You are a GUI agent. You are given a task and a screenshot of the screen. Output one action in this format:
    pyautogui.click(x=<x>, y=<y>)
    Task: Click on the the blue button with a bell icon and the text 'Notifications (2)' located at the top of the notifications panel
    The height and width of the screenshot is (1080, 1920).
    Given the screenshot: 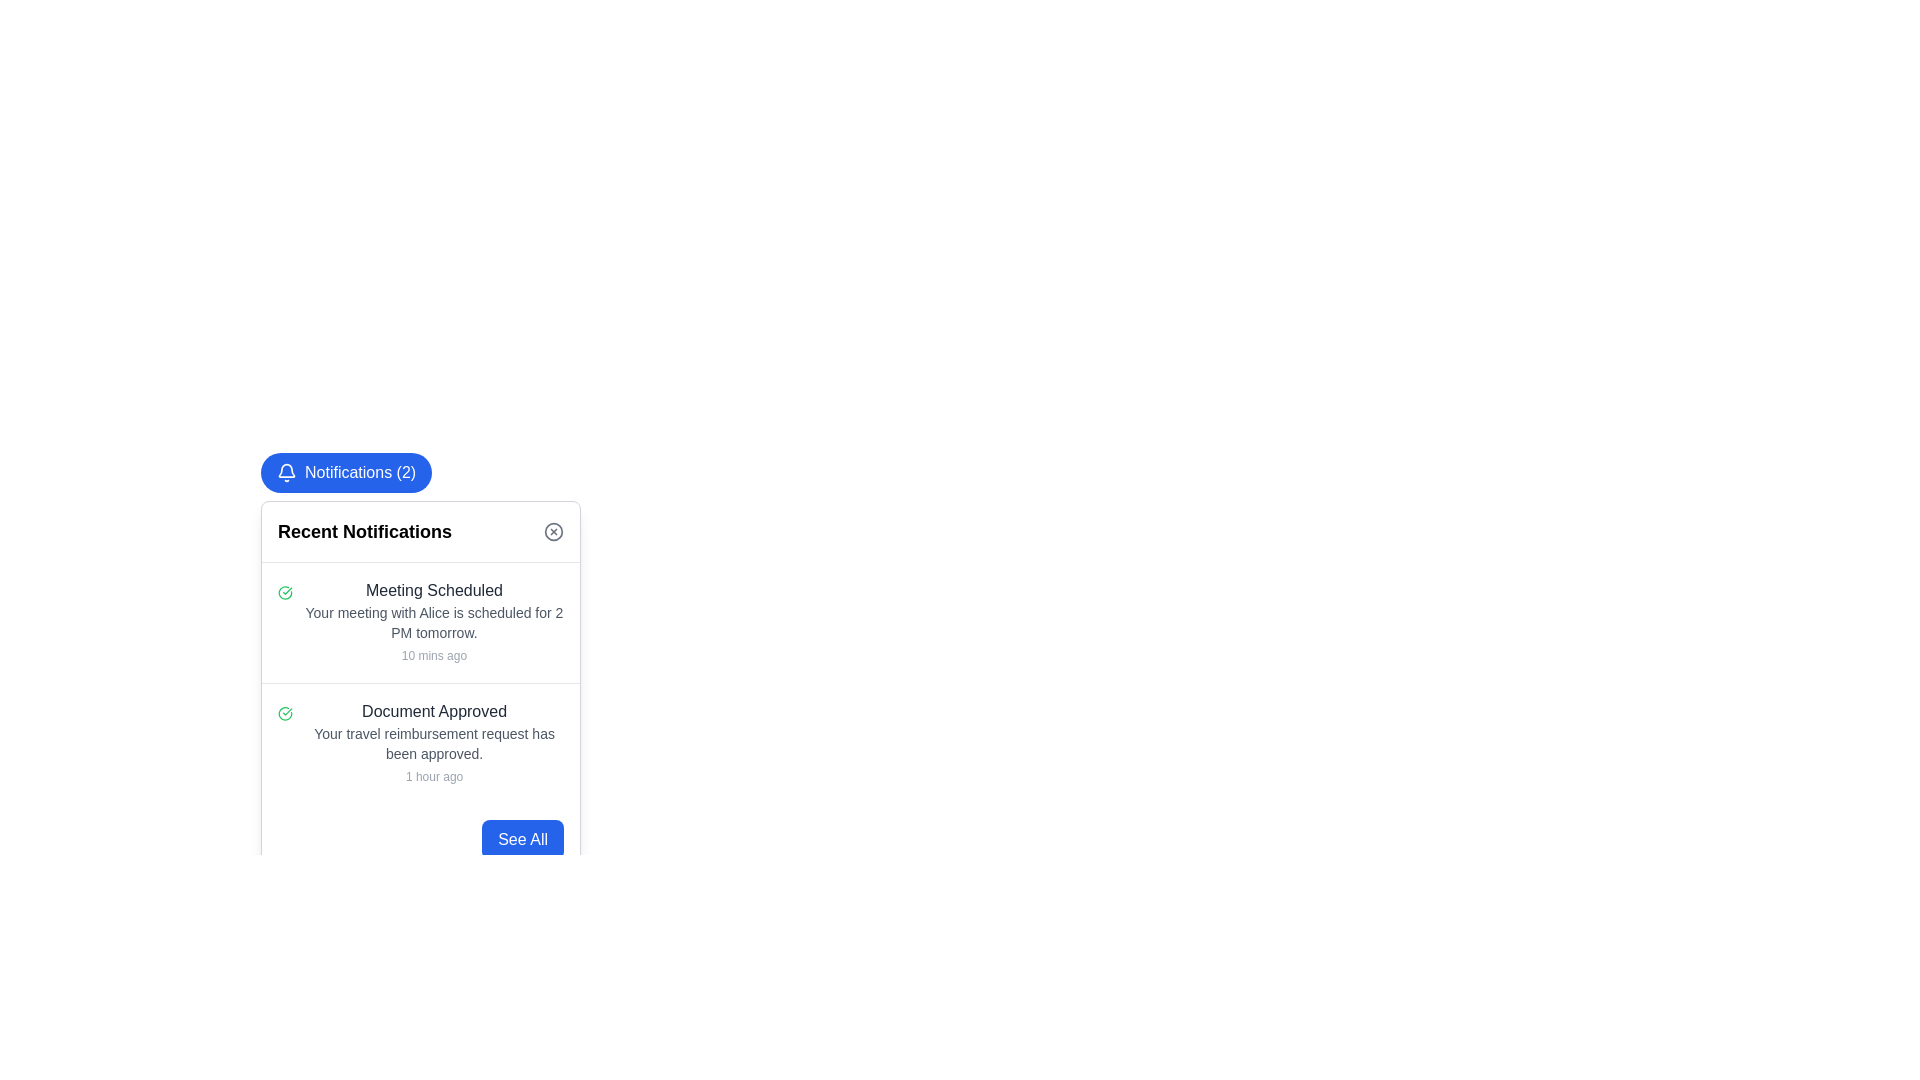 What is the action you would take?
    pyautogui.click(x=420, y=473)
    